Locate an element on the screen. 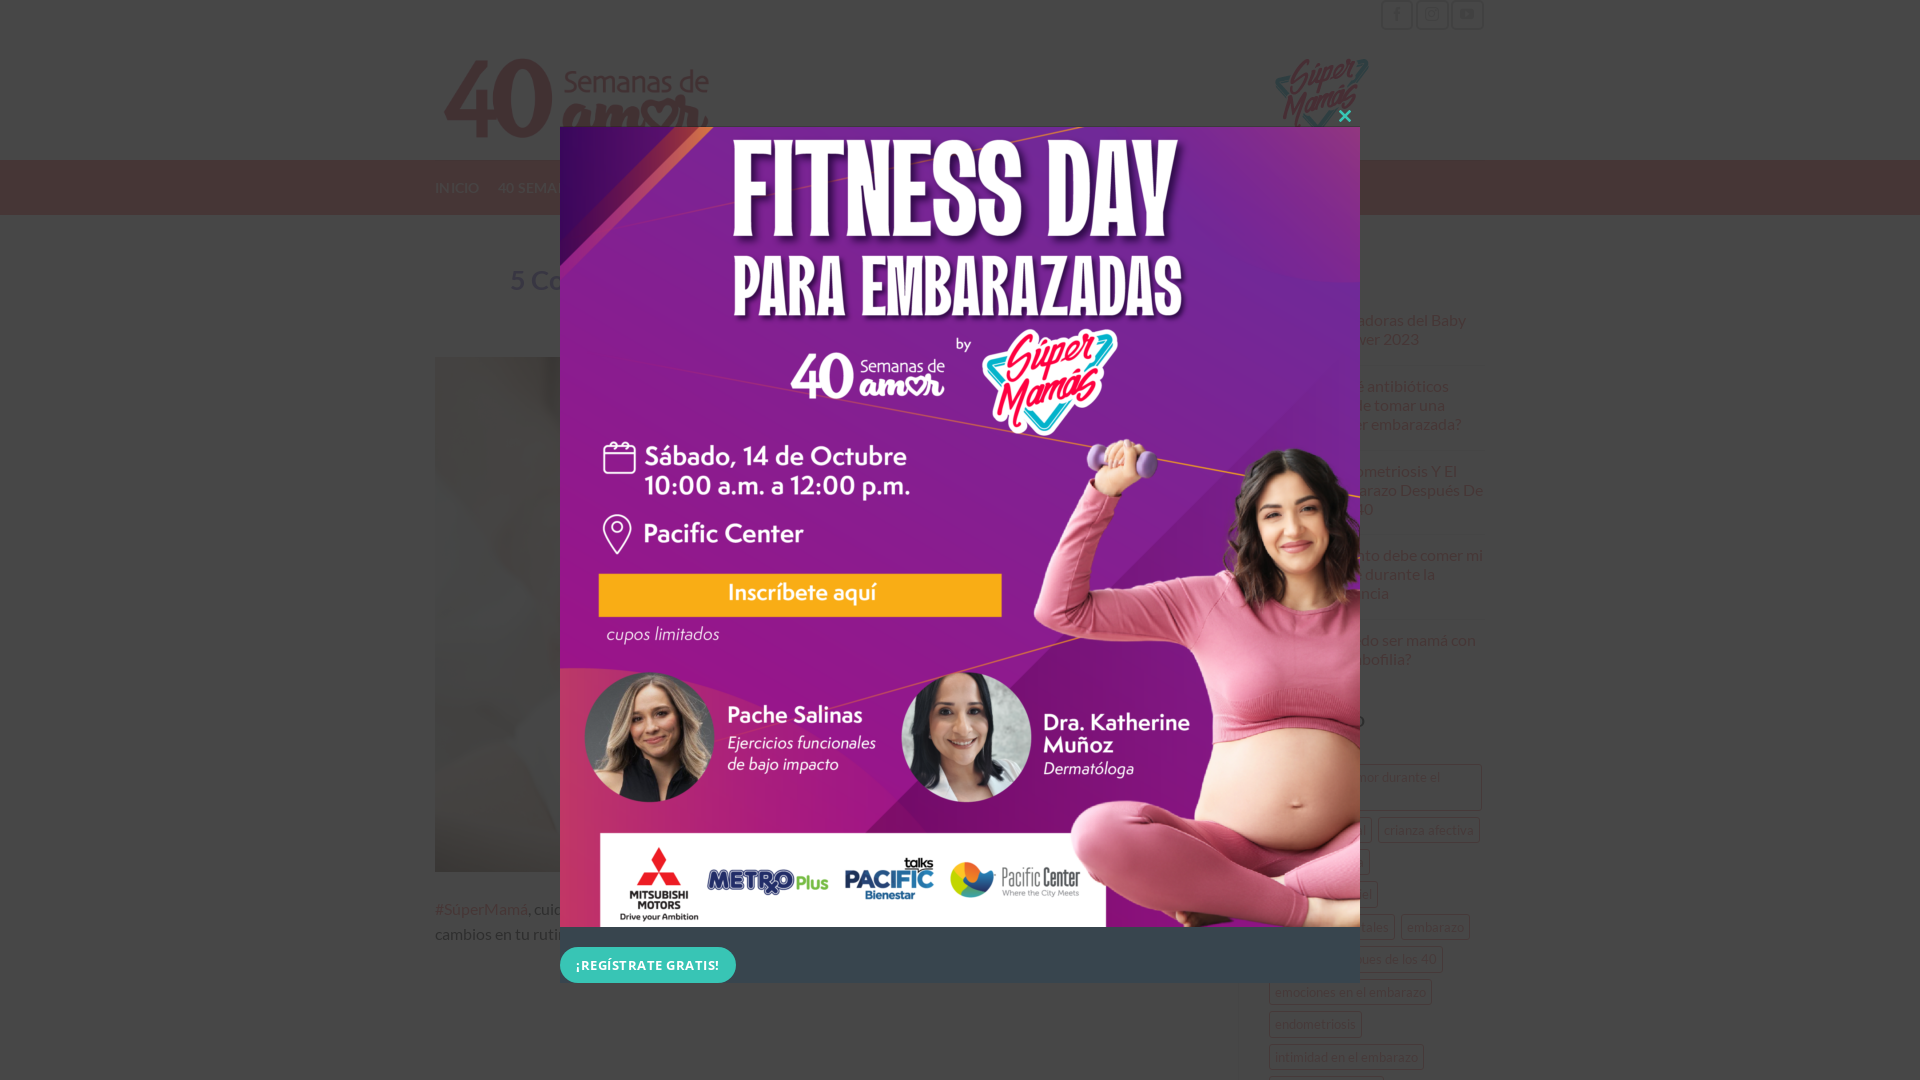  'intimidad en el embarazo' is located at coordinates (1266, 1055).